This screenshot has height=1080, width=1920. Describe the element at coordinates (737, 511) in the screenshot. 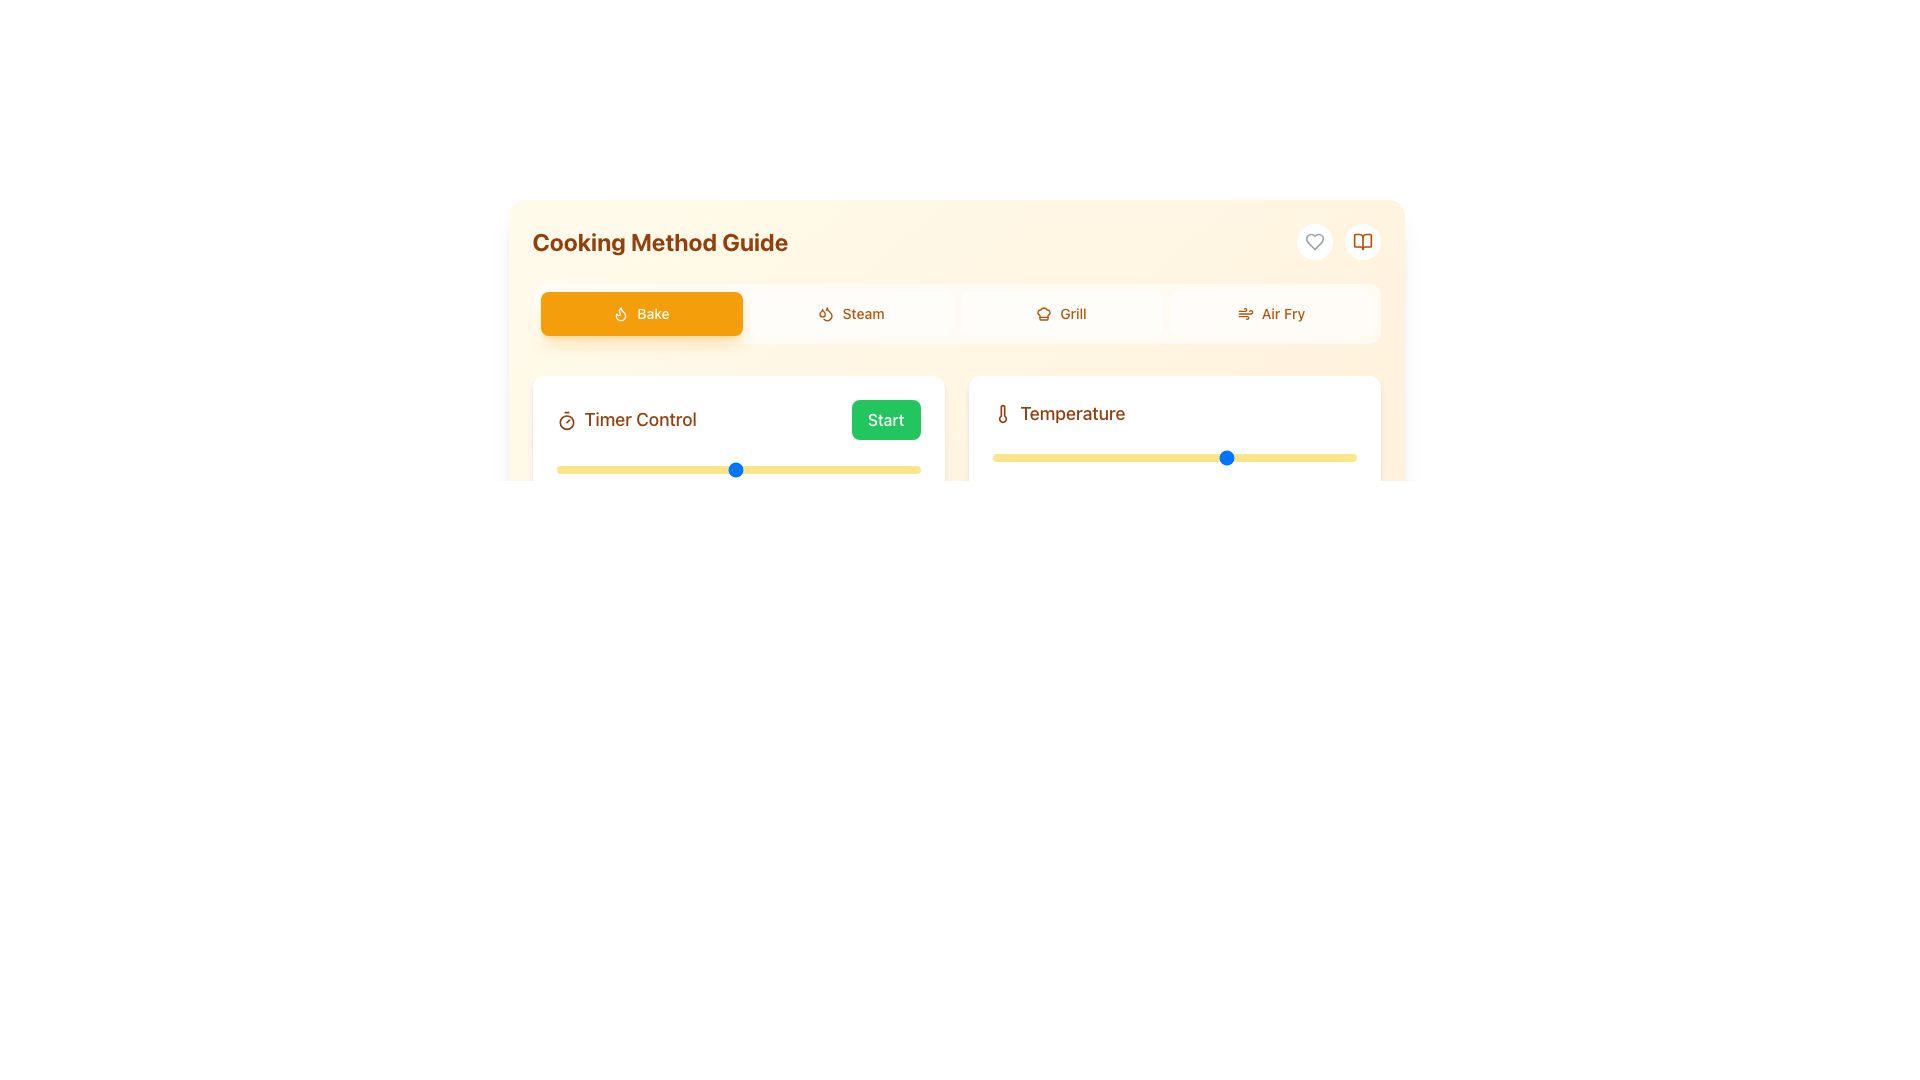

I see `the bold, amber-colored text label reading '30 minutes', which is centrally aligned beneath the horizontal range slider in the 'Timer Control' section` at that location.